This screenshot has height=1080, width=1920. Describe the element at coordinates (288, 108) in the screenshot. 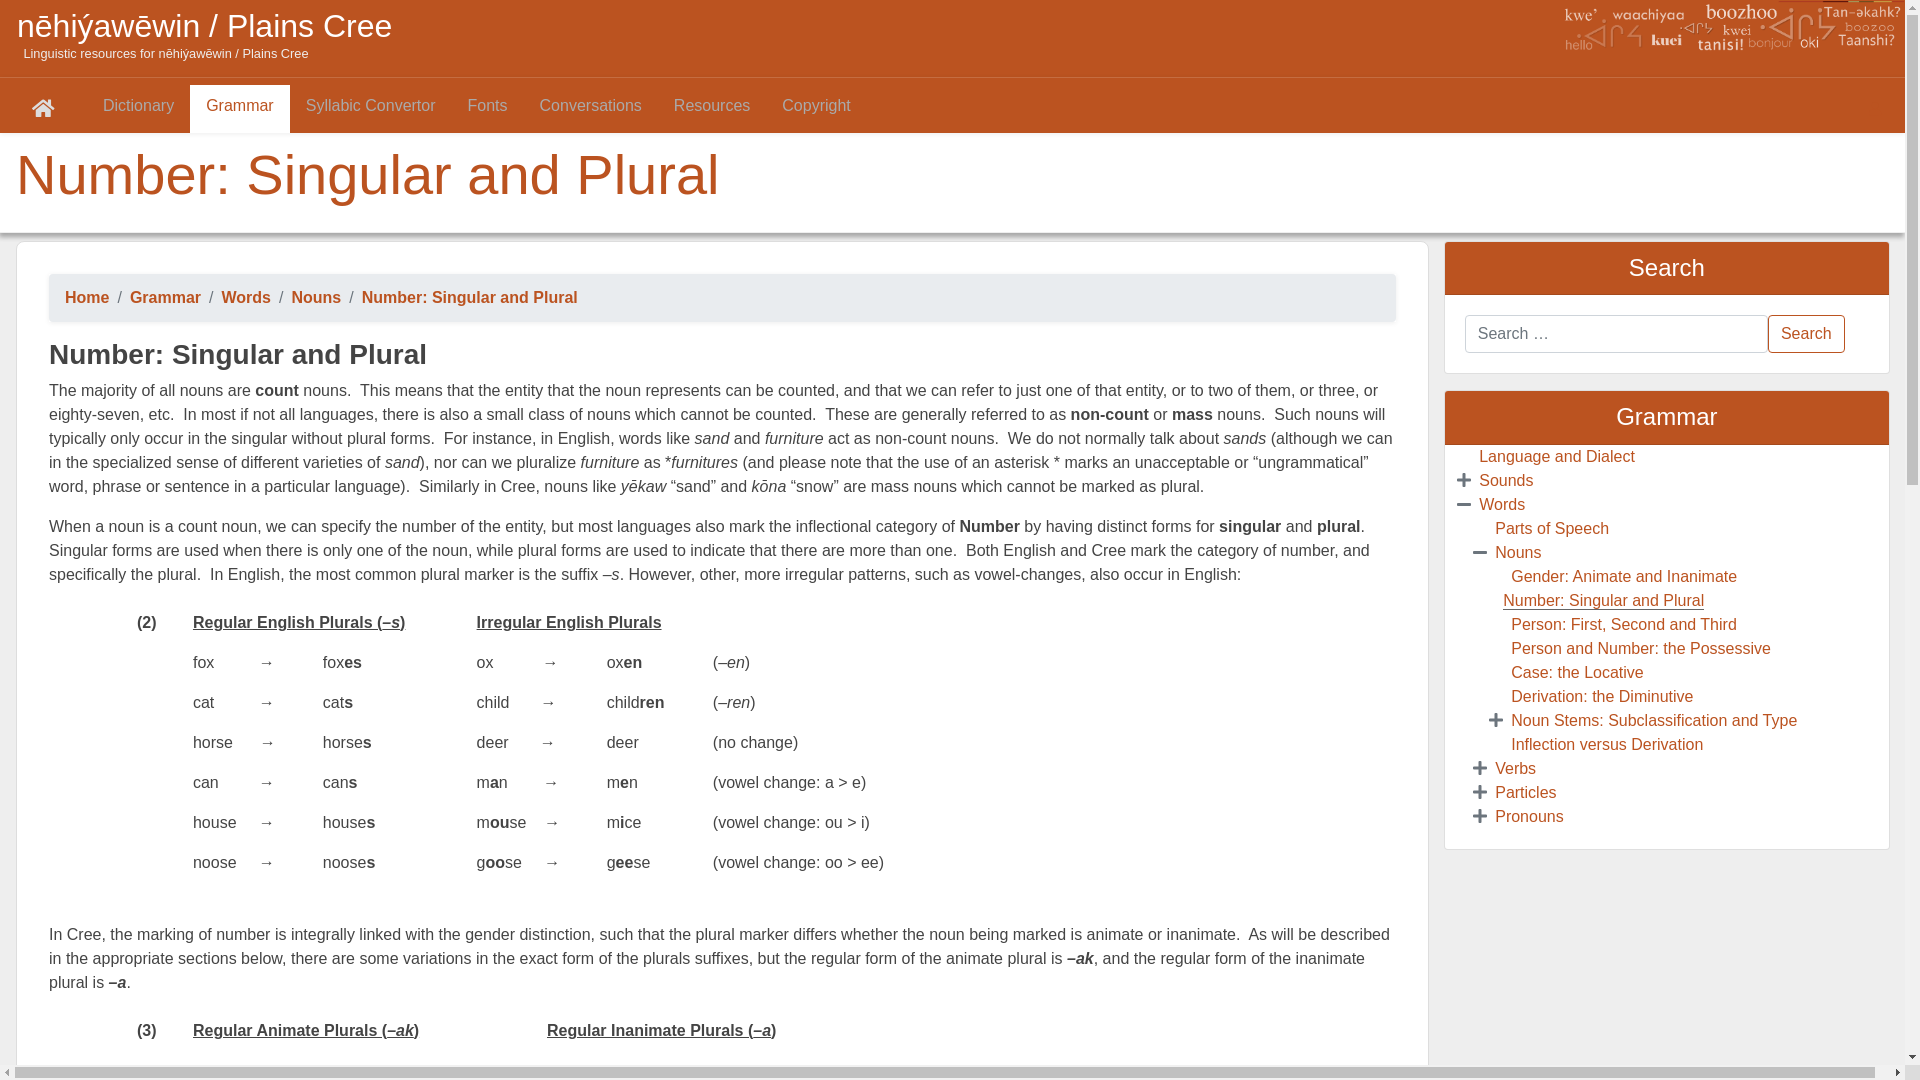

I see `'Syllabic Convertor'` at that location.